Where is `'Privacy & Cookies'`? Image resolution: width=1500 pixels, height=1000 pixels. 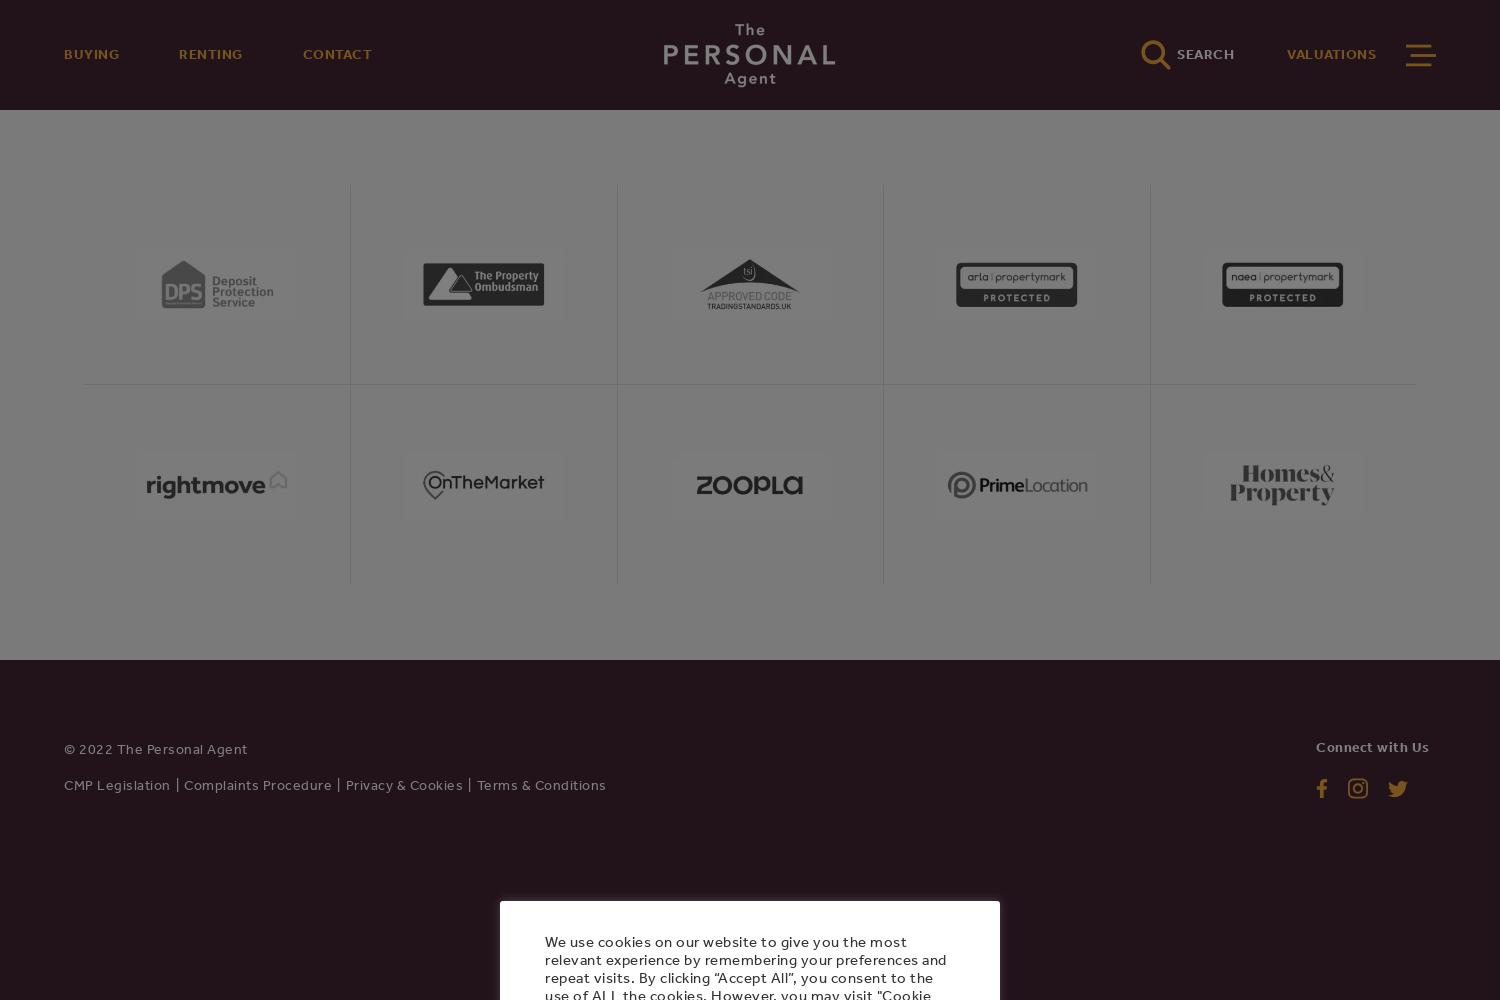 'Privacy & Cookies' is located at coordinates (403, 784).